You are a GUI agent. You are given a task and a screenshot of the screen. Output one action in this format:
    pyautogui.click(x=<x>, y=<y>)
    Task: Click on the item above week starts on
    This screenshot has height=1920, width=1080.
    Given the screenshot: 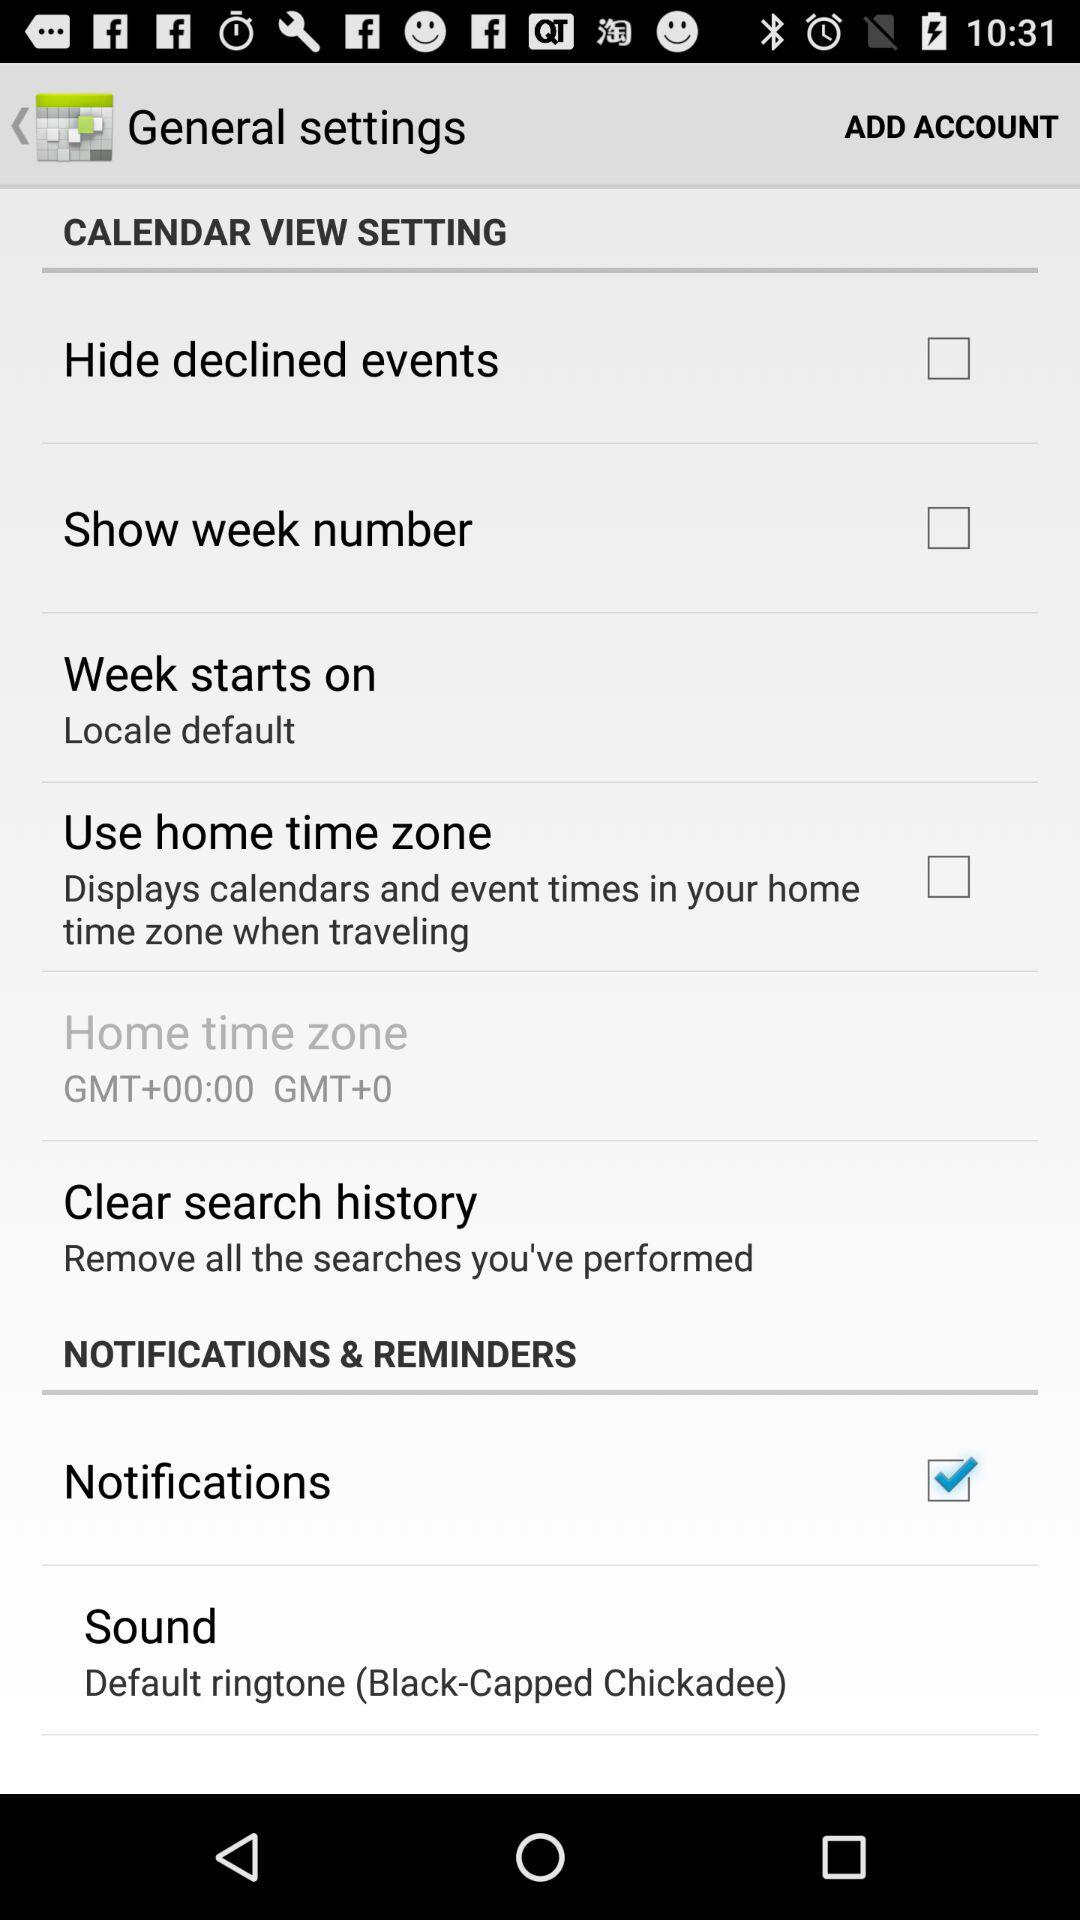 What is the action you would take?
    pyautogui.click(x=266, y=527)
    